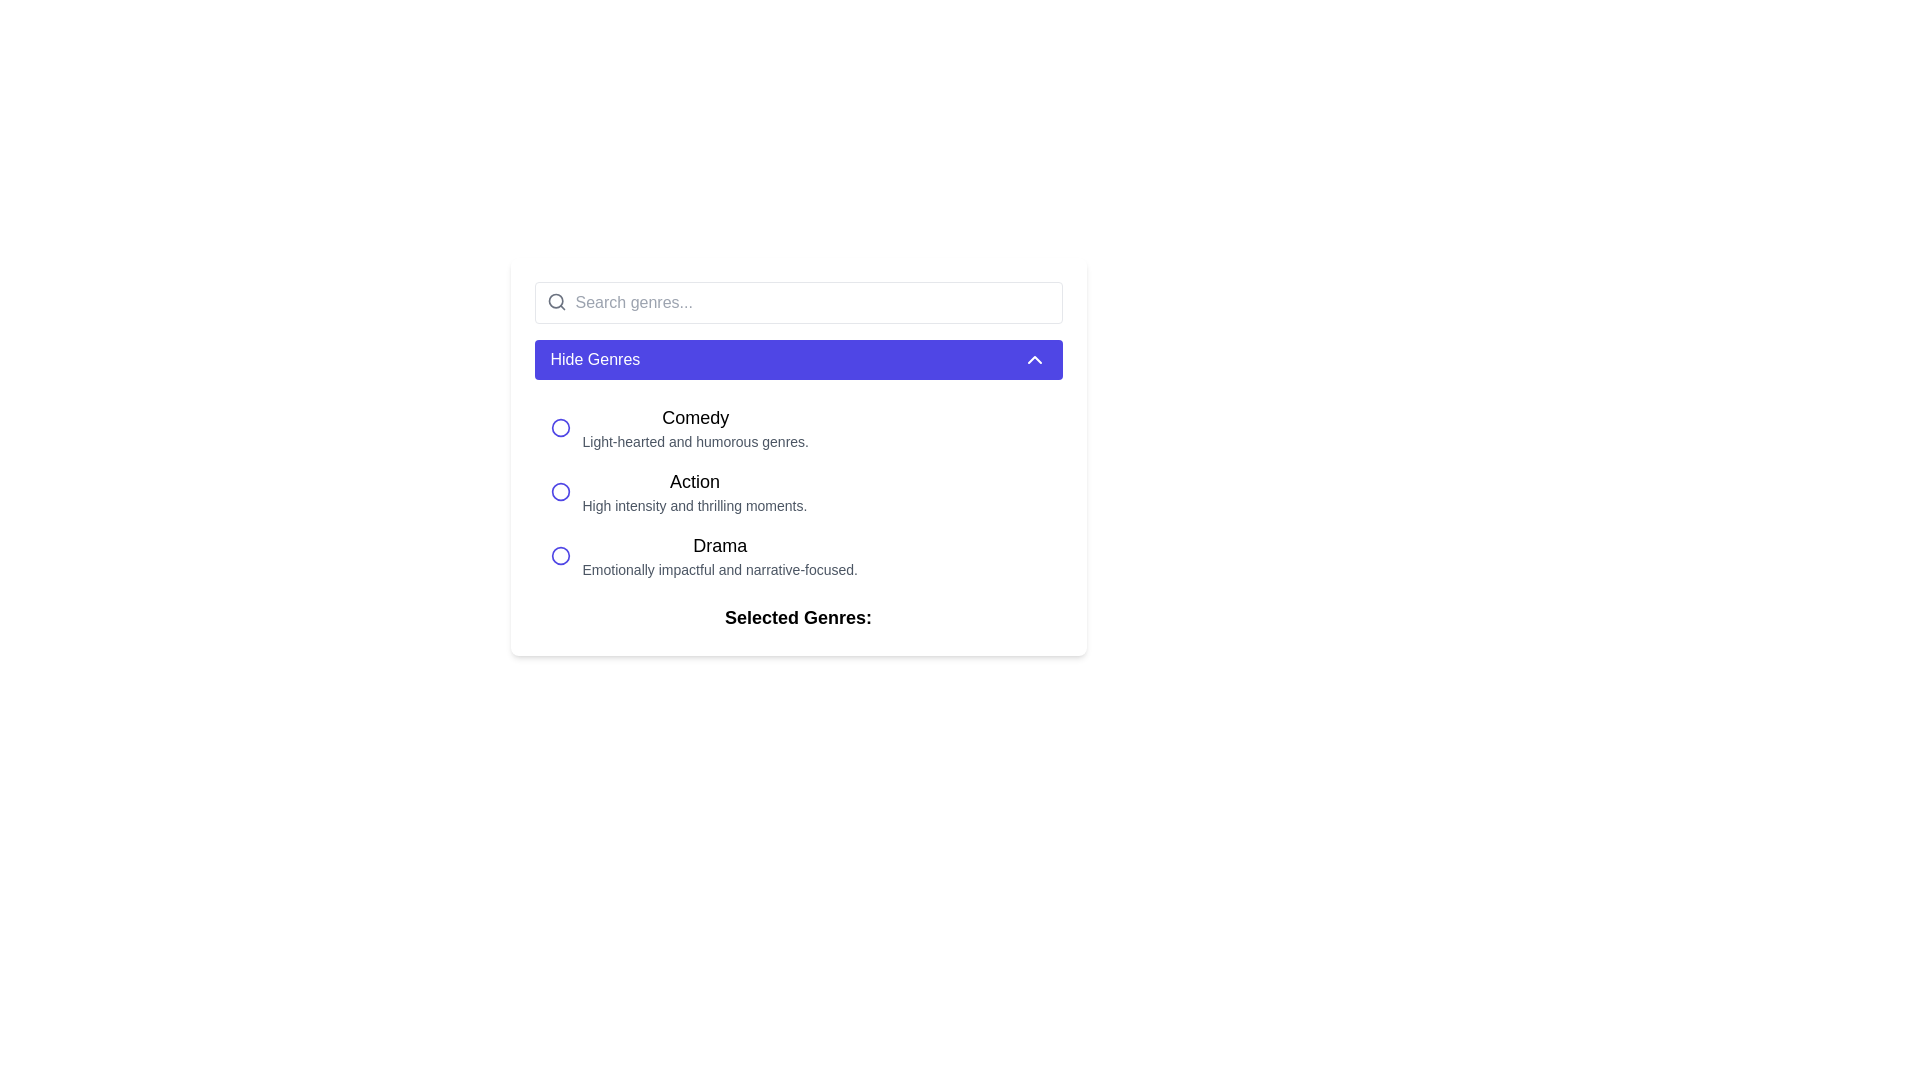 The height and width of the screenshot is (1080, 1920). Describe the element at coordinates (797, 427) in the screenshot. I see `to select the genre 'Comedy' from the selectable list of genres, which is the first item in the list` at that location.